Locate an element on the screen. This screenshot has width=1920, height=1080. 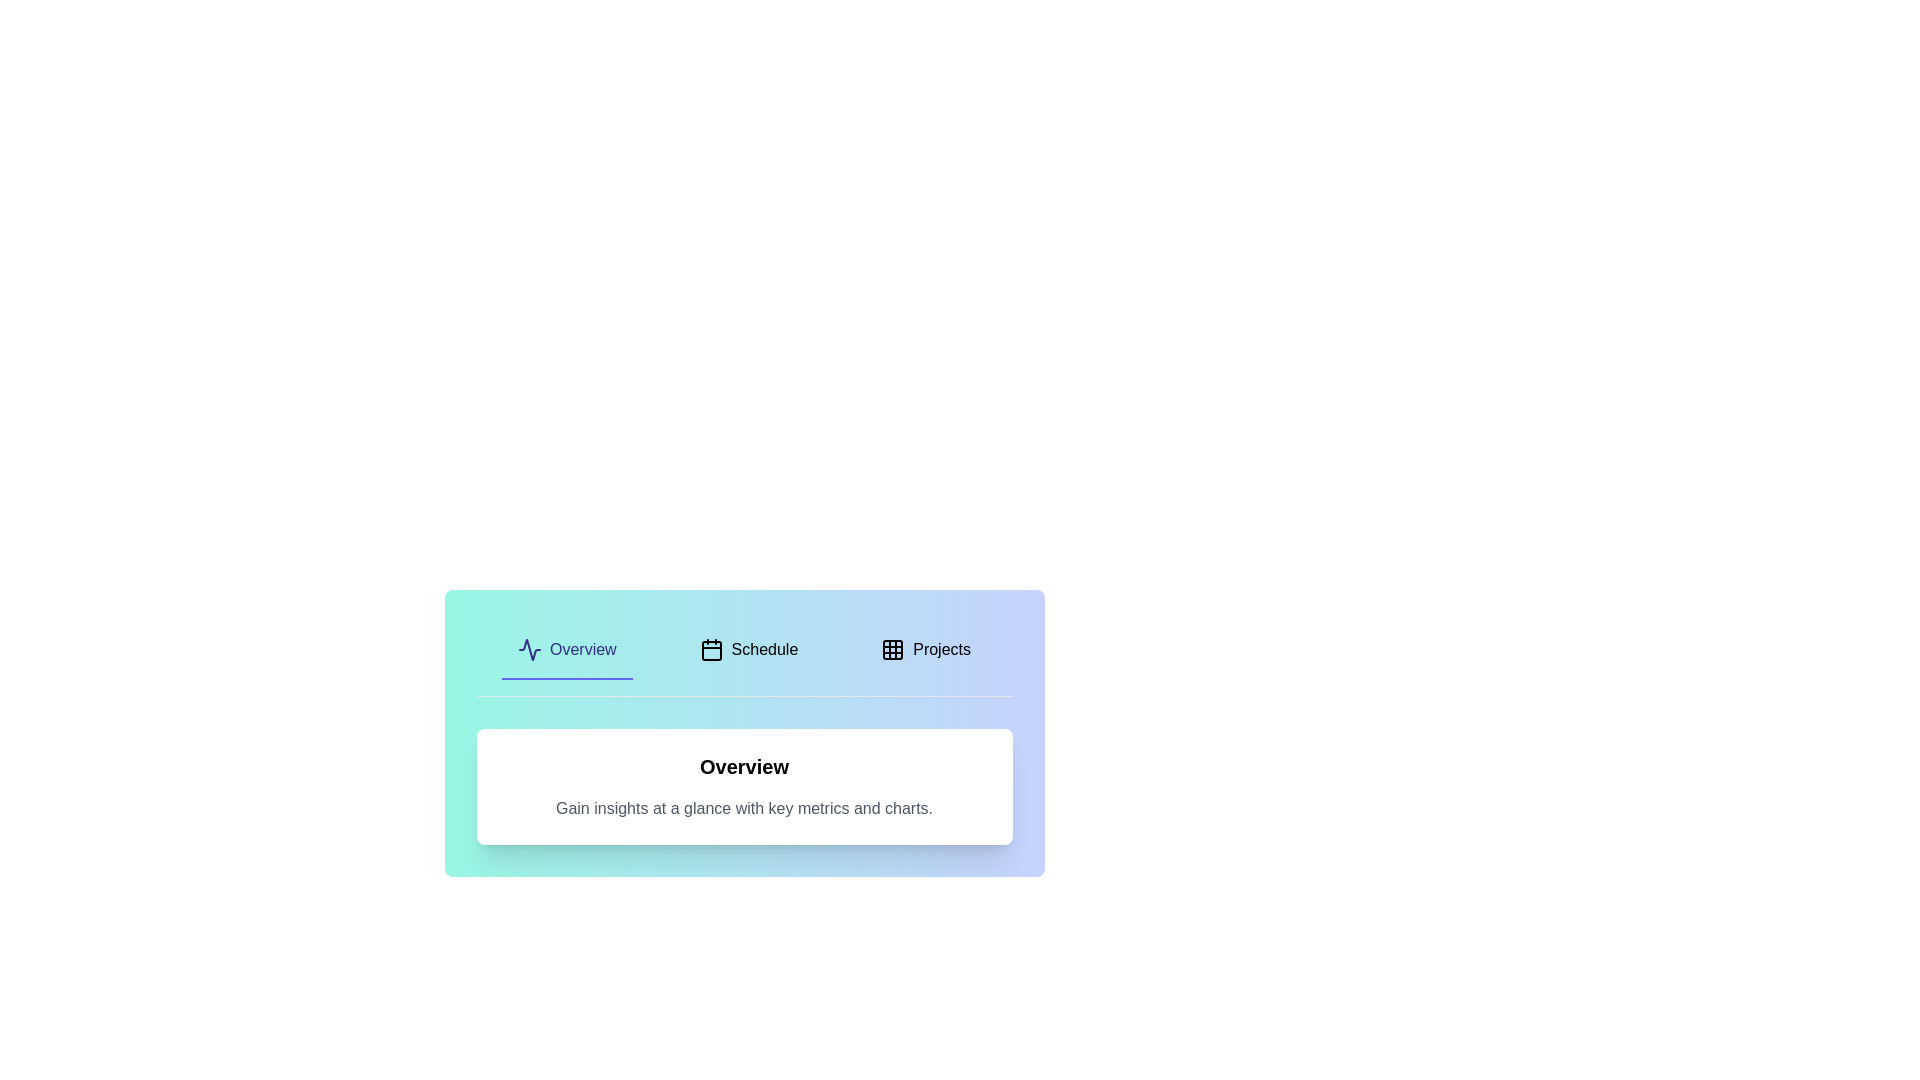
the Overview tab is located at coordinates (566, 651).